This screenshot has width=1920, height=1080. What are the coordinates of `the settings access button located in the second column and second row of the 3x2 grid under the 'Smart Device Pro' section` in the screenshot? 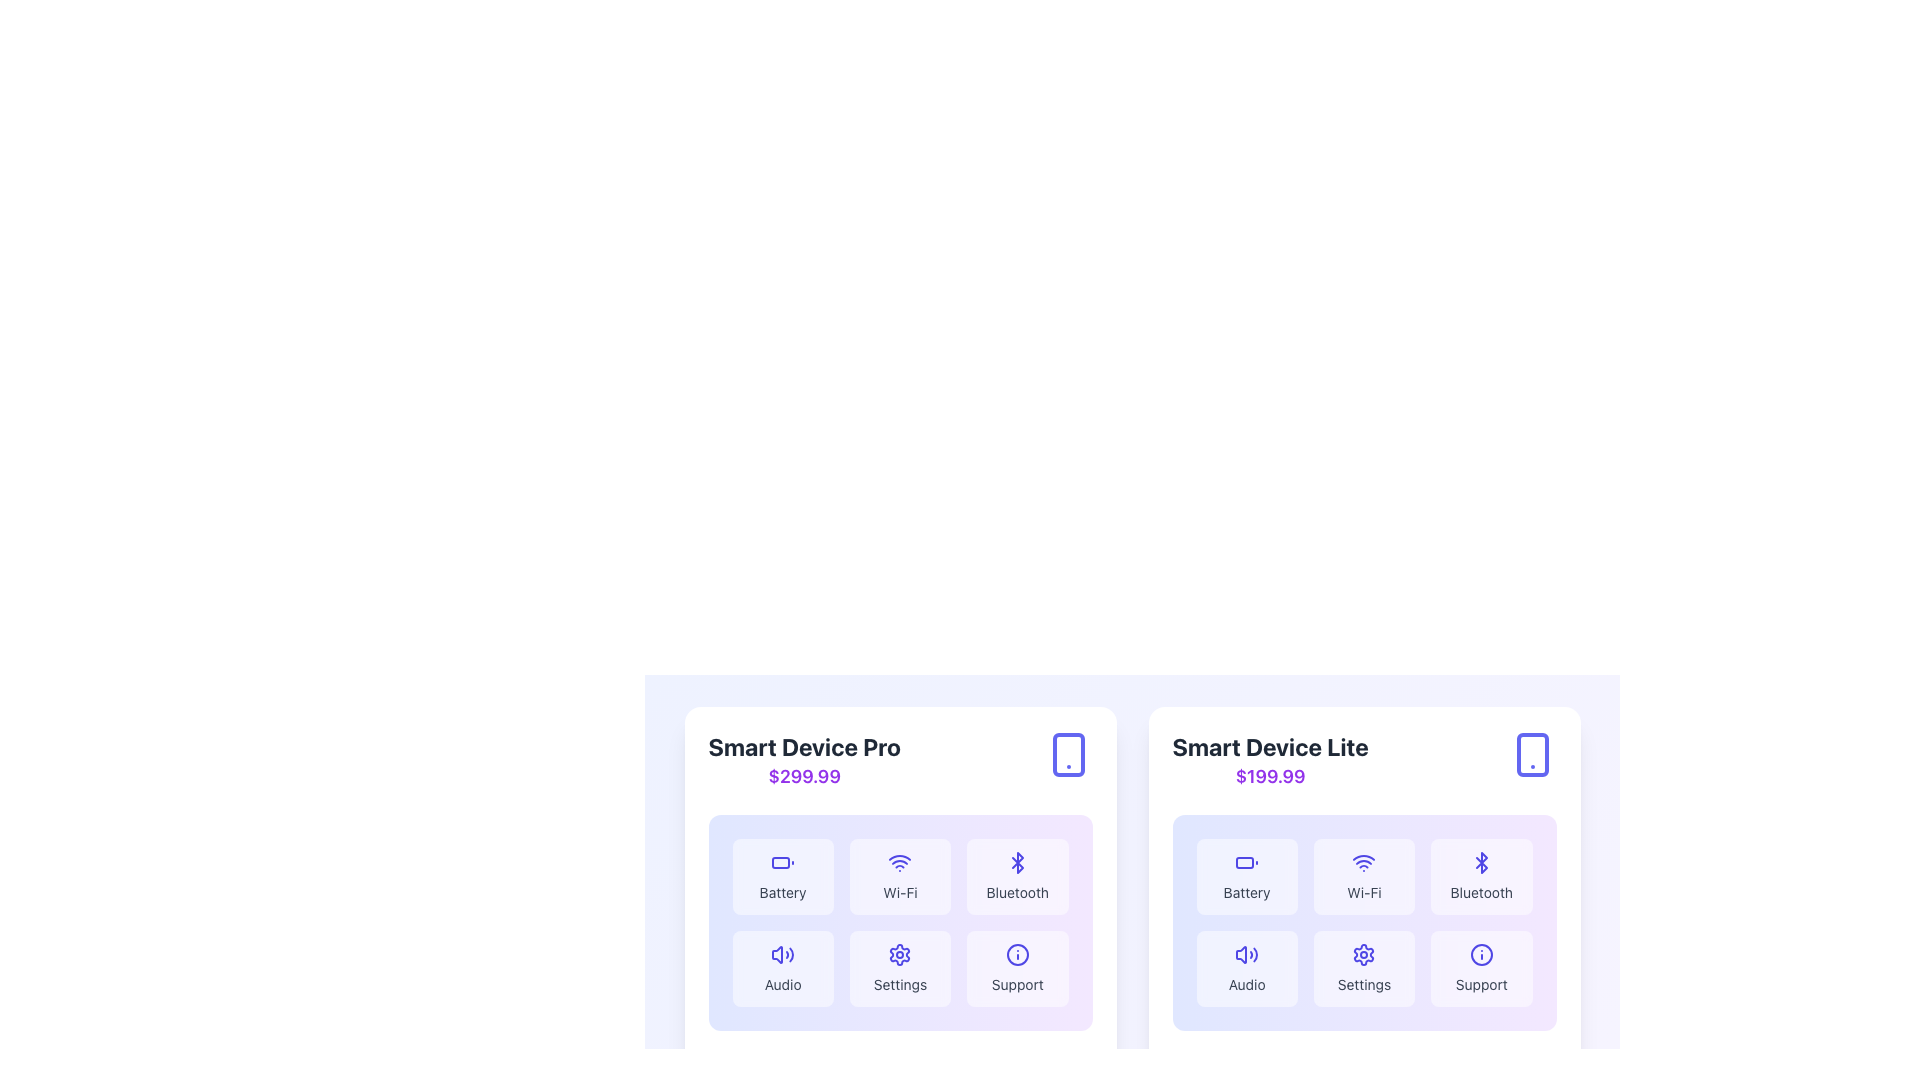 It's located at (899, 967).